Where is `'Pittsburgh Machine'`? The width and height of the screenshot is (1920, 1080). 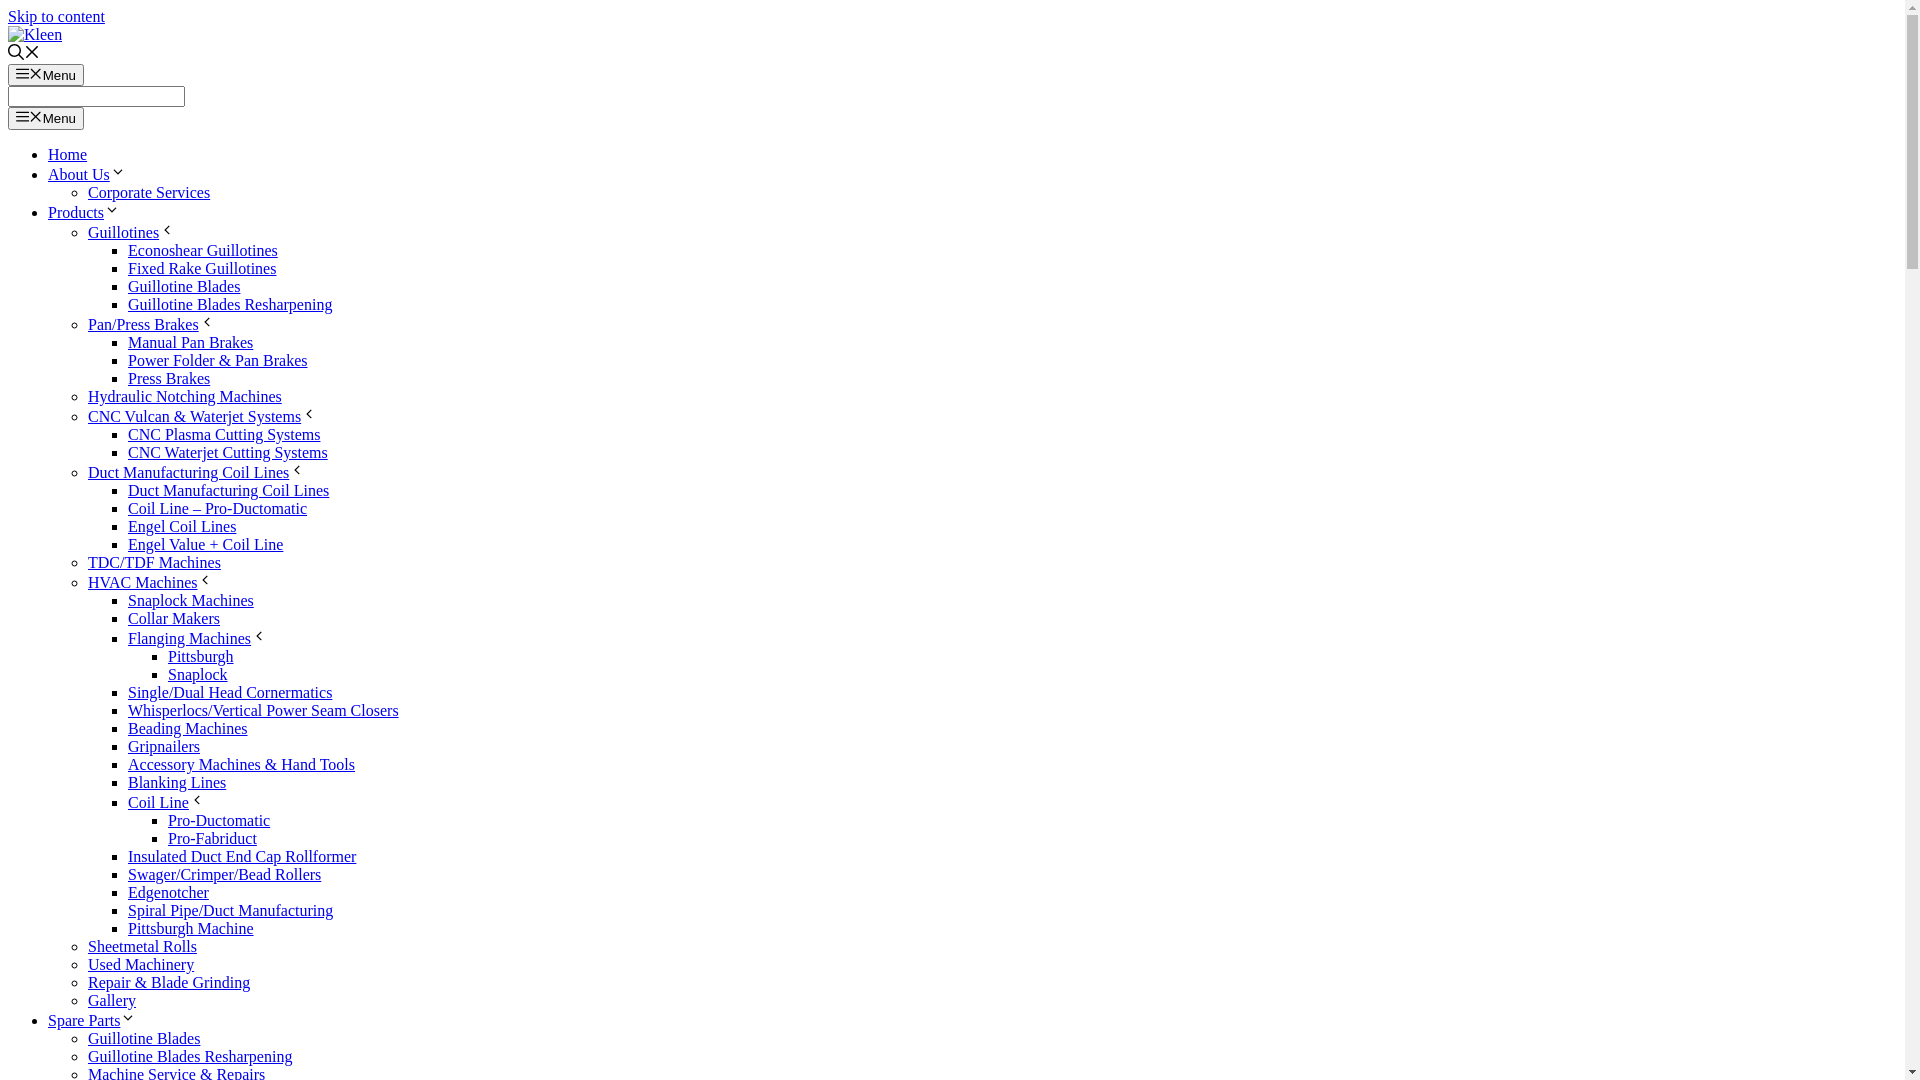 'Pittsburgh Machine' is located at coordinates (190, 928).